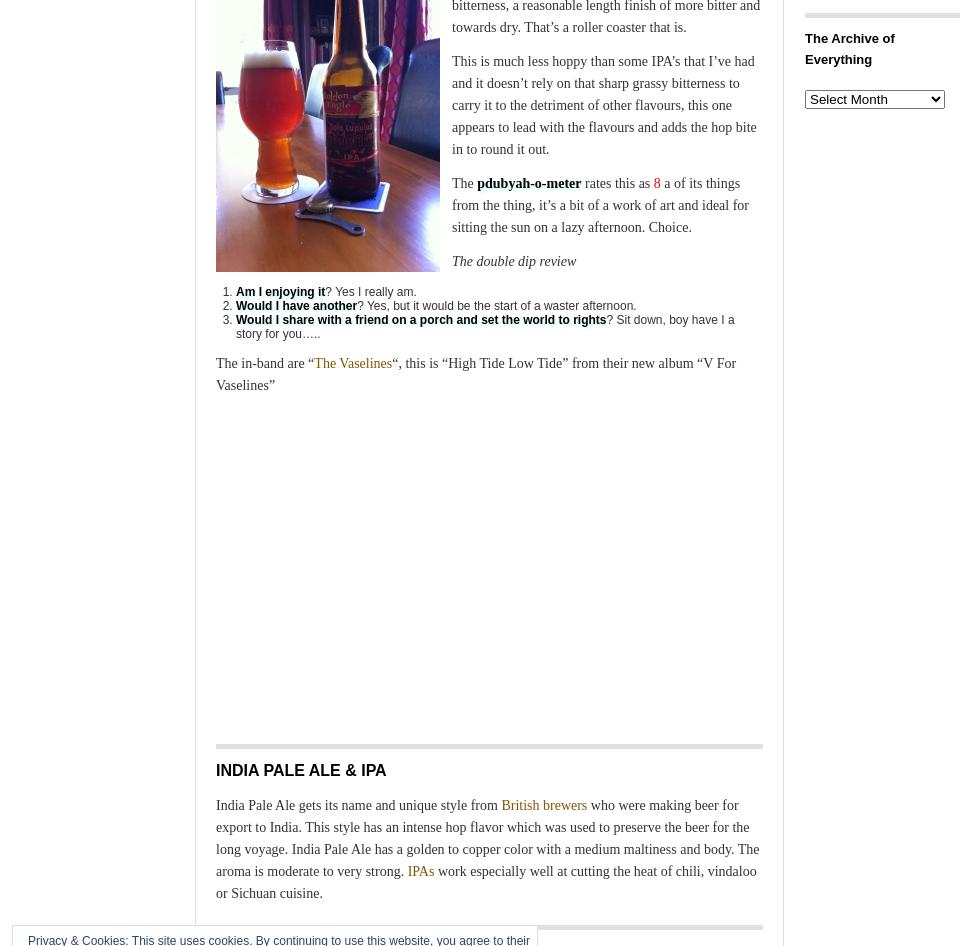 Image resolution: width=980 pixels, height=946 pixels. What do you see at coordinates (600, 205) in the screenshot?
I see `'a of its things from the thing, it’s a bit of a work of art and ideal for sitting the sun on a lazy afternoon. Choice.'` at bounding box center [600, 205].